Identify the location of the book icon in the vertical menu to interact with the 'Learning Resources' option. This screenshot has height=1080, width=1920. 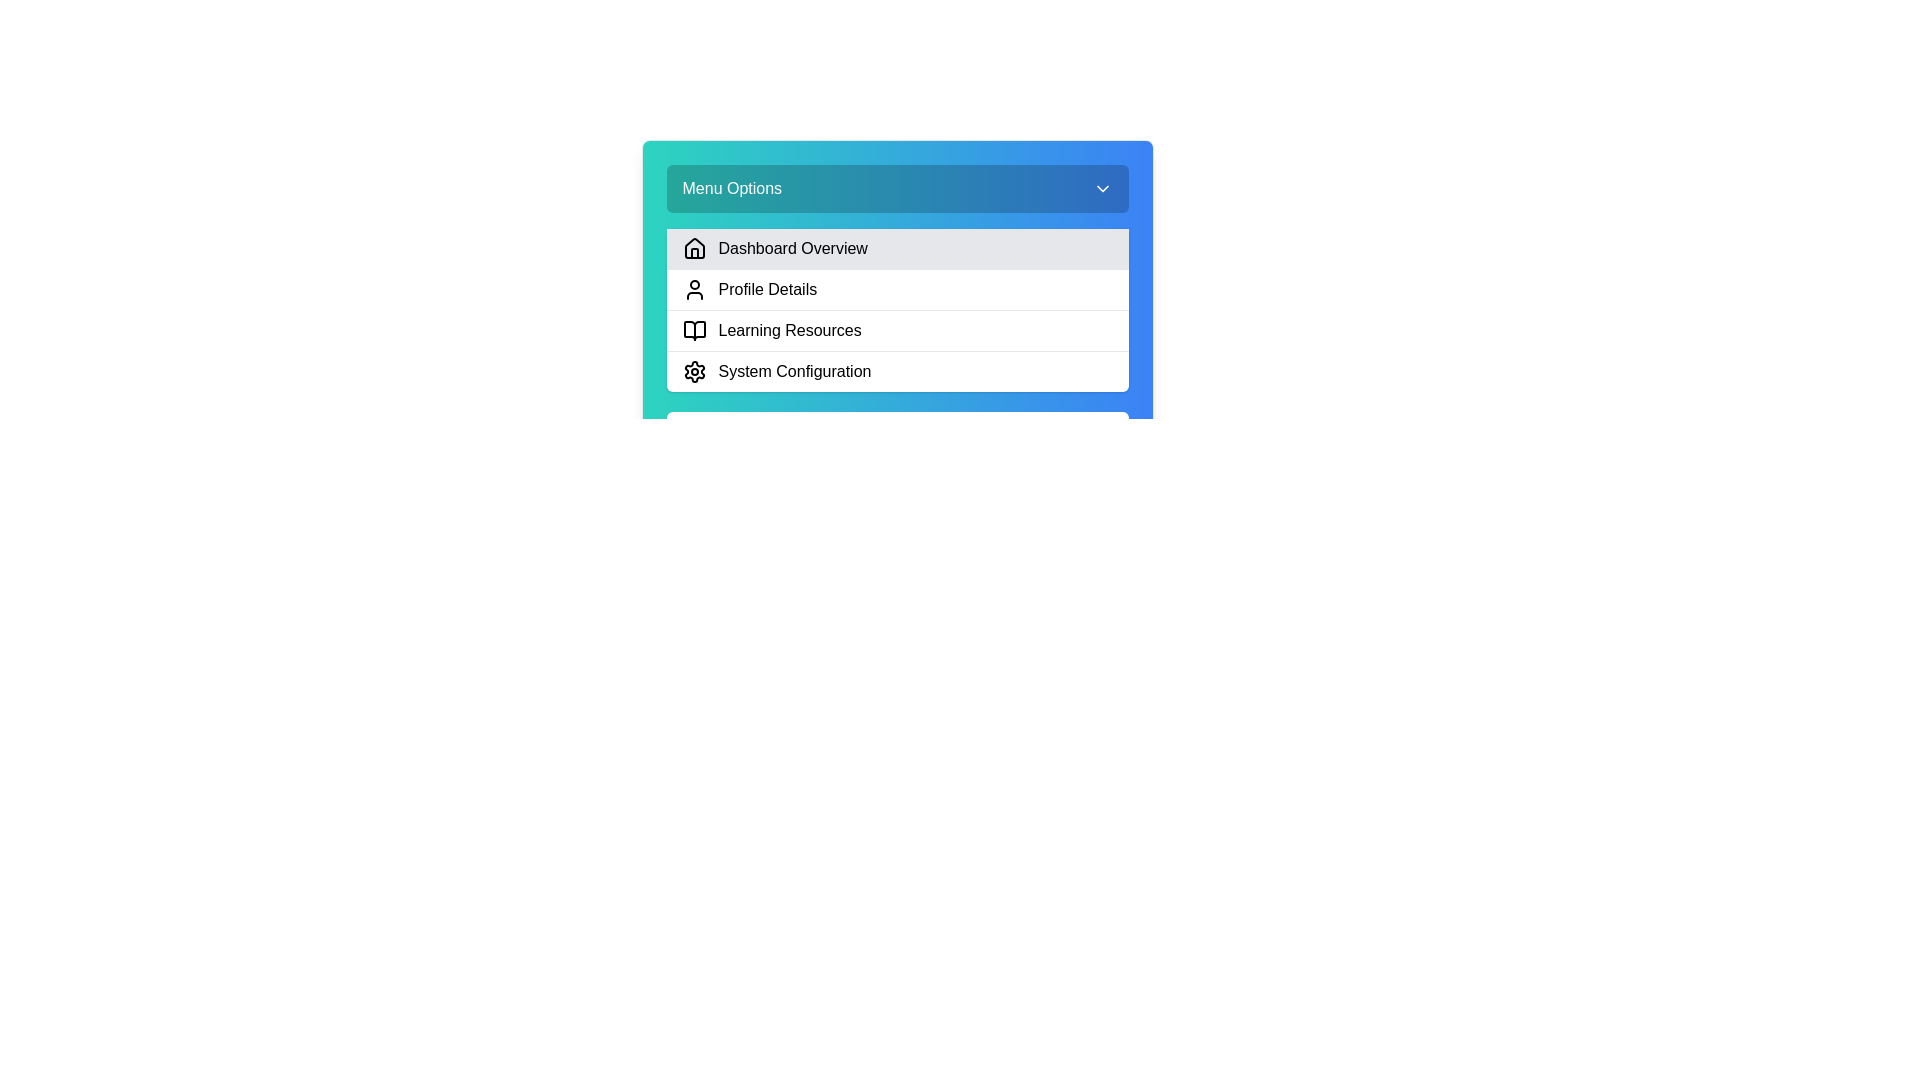
(694, 330).